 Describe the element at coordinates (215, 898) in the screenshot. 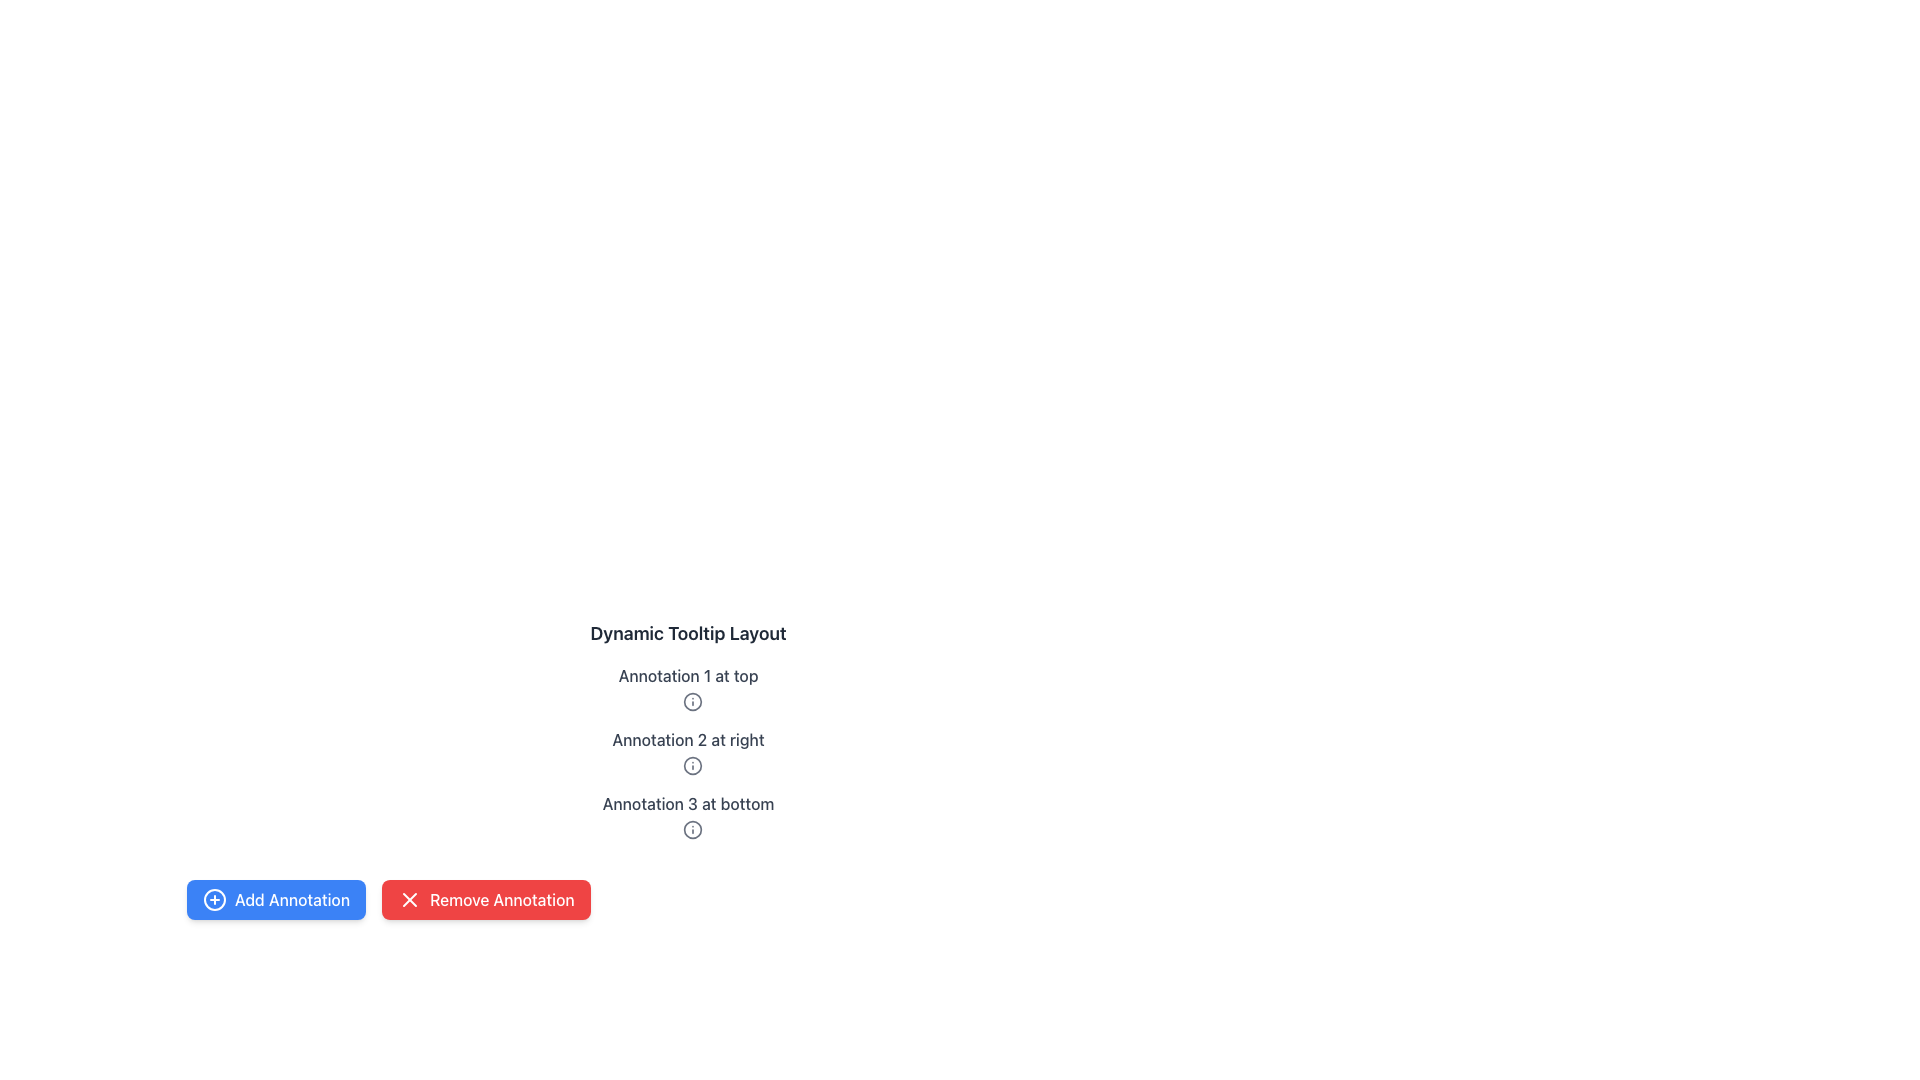

I see `the circular icon with a plus sign at the center, which is part of the 'Add Annotation' button located on the left side of the footer section` at that location.